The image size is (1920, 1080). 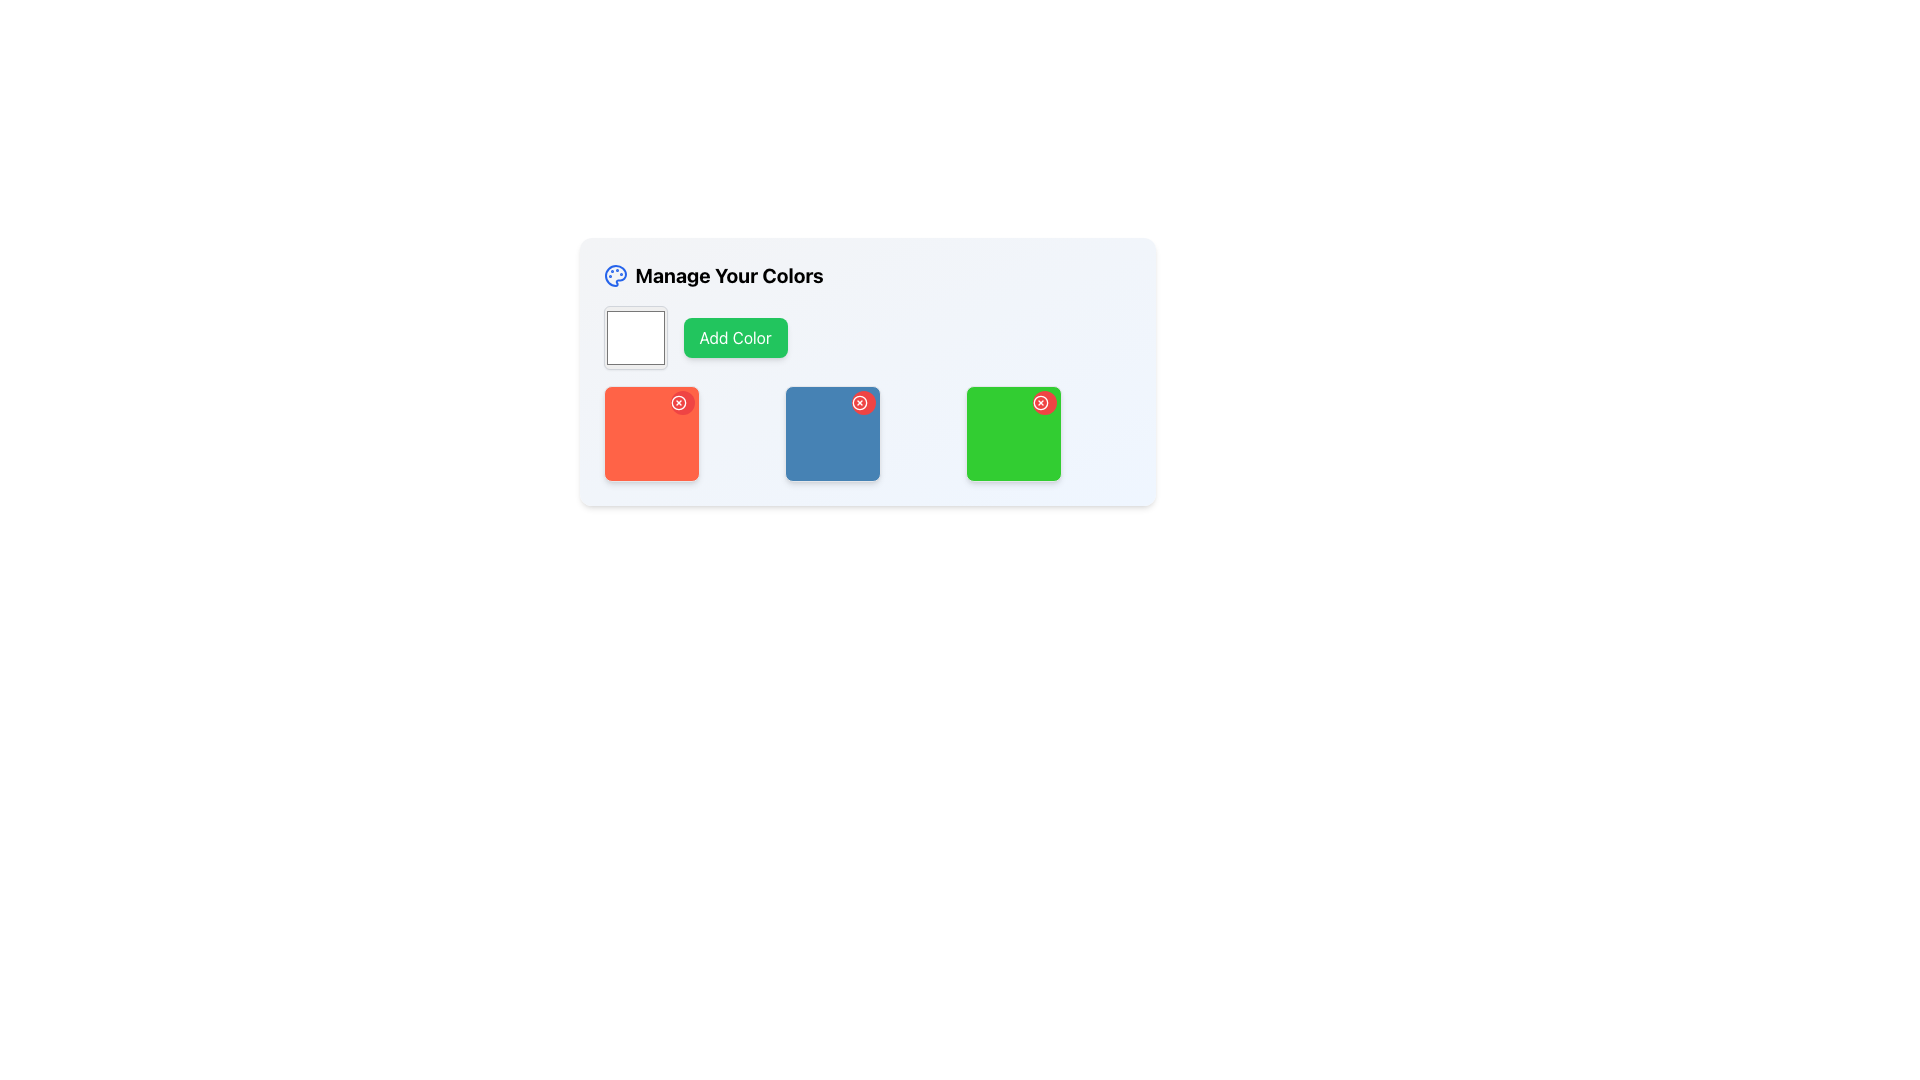 I want to click on the circular icon located in the top-right corner of the green card in the color selection interface, so click(x=1040, y=402).